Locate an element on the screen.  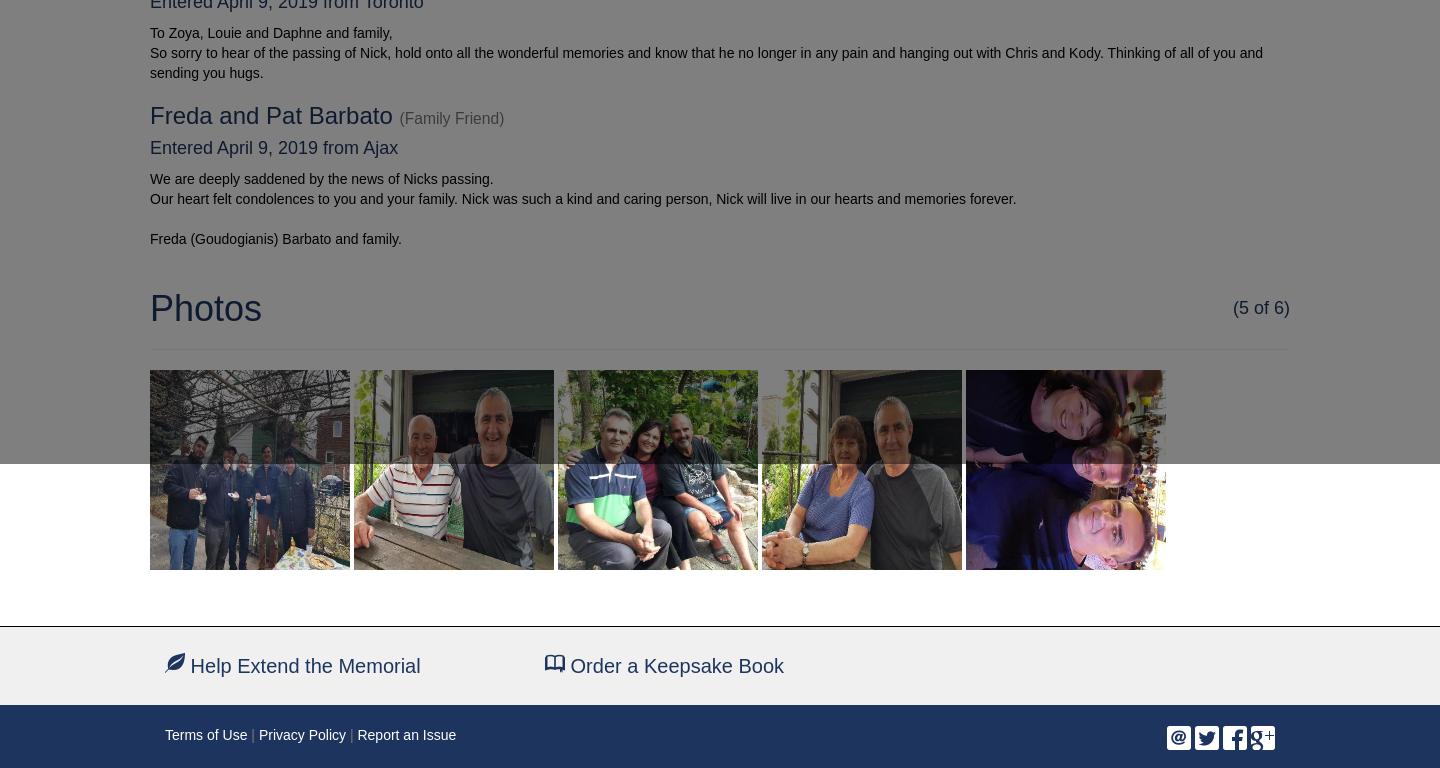
'(5
						
						
						of
						6)' is located at coordinates (1231, 307).